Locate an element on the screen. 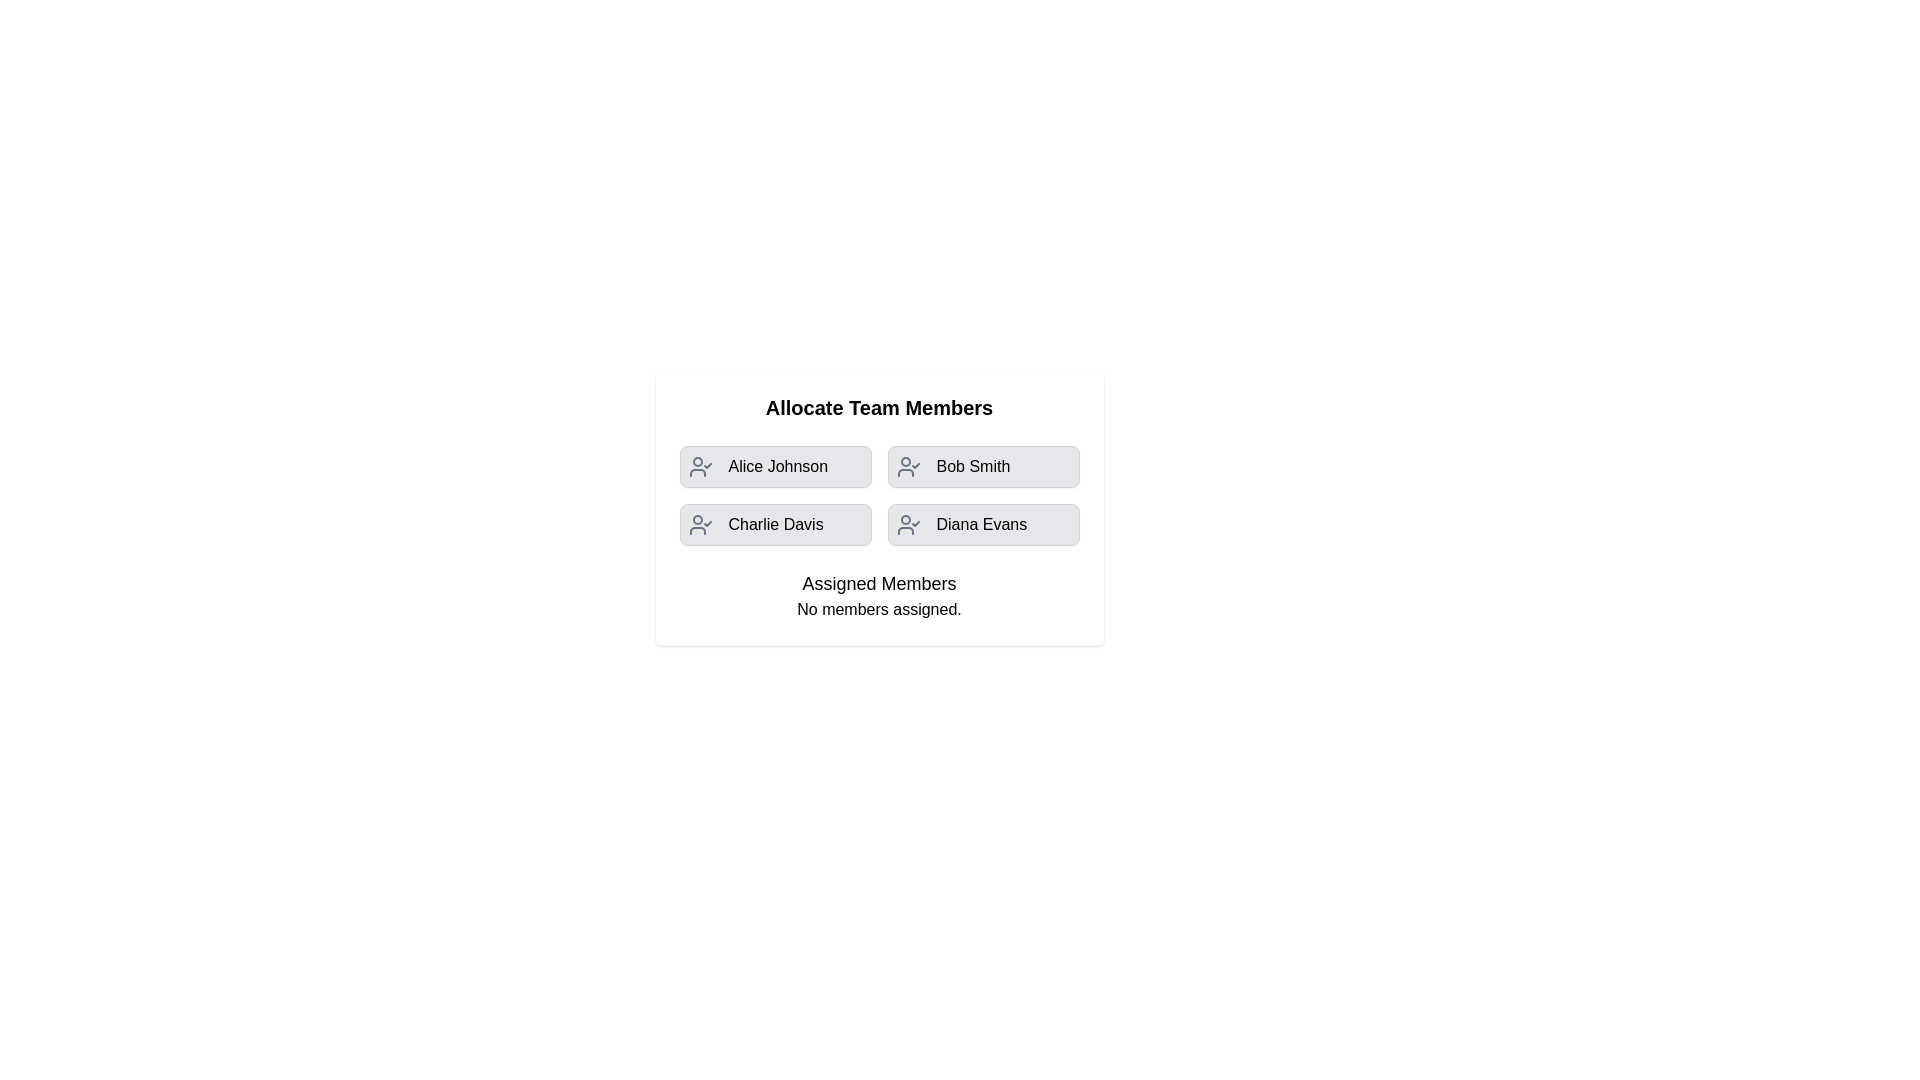 This screenshot has width=1920, height=1080. the team member Diana Evans by clicking on their chip is located at coordinates (983, 523).